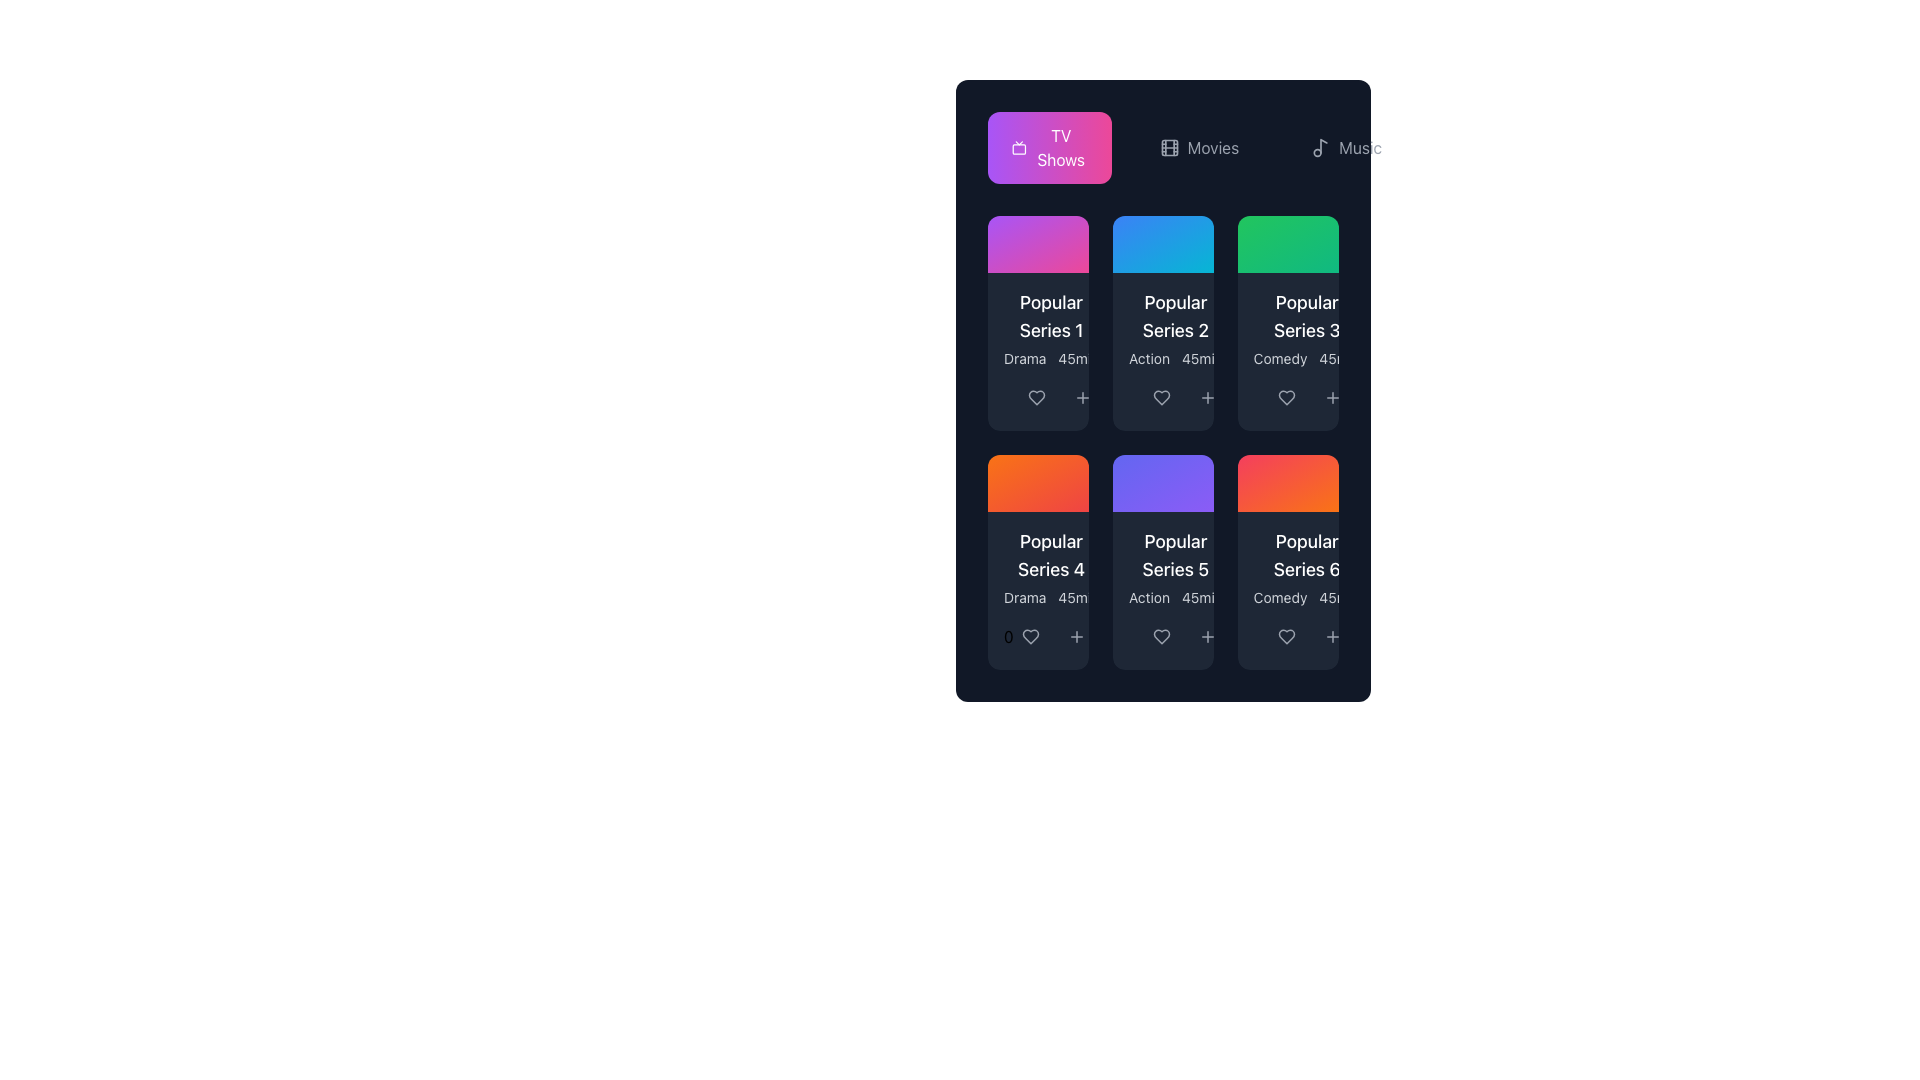 This screenshot has height=1080, width=1920. I want to click on the plus icon located on the last card in the grid layout at the bottom-left, so click(1074, 636).